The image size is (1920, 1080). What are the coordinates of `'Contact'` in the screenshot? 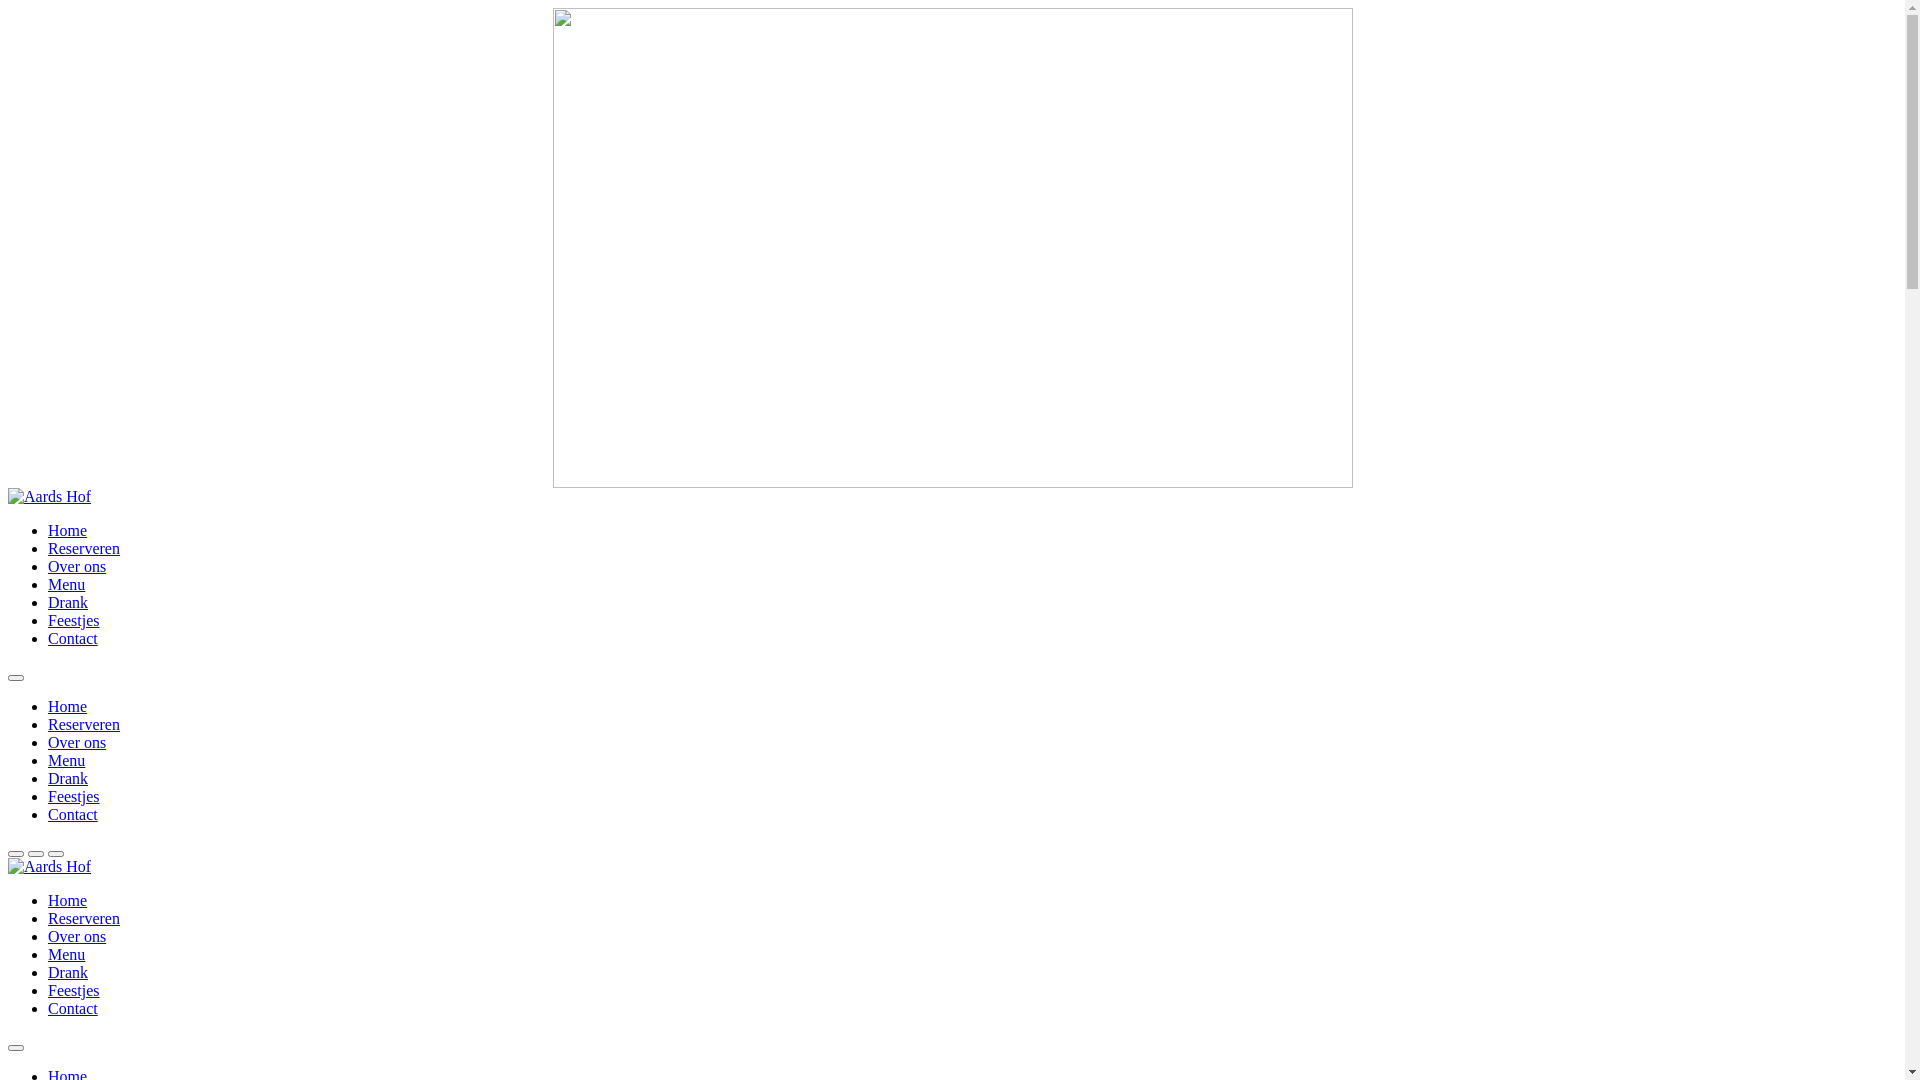 It's located at (48, 638).